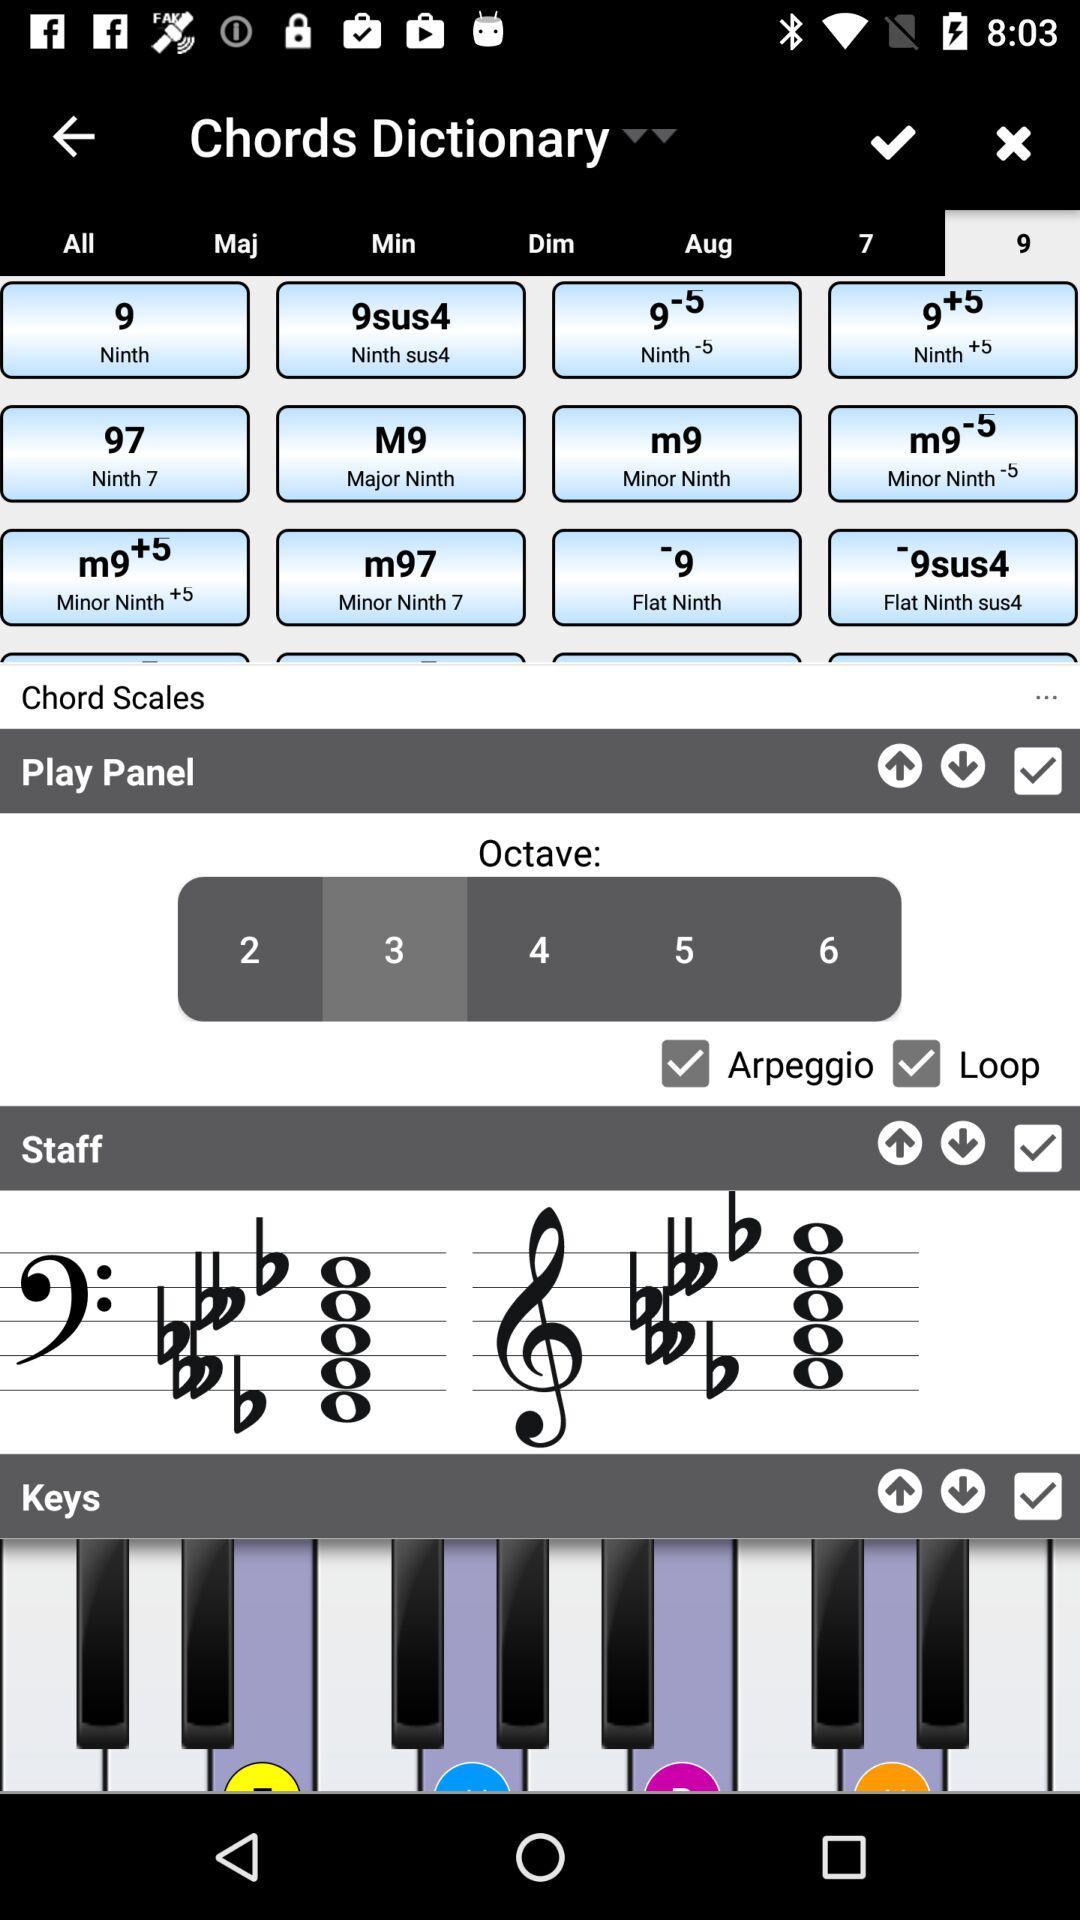  What do you see at coordinates (963, 759) in the screenshot?
I see `download` at bounding box center [963, 759].